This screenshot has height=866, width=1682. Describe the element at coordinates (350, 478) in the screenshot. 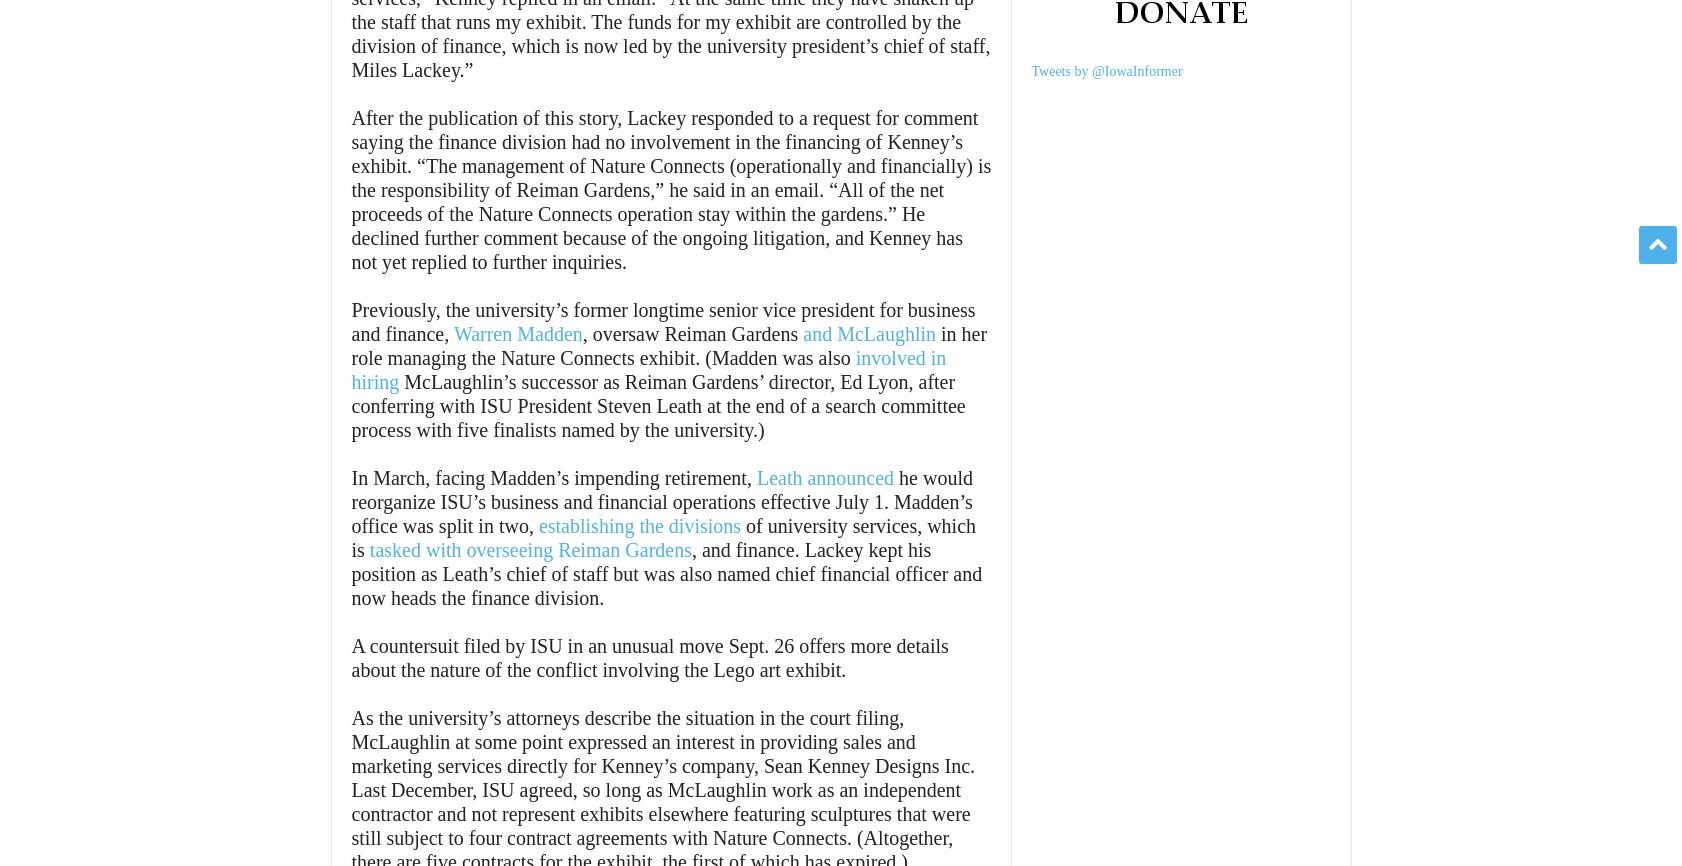

I see `'In March, facing Madden’s impending retirement,'` at that location.